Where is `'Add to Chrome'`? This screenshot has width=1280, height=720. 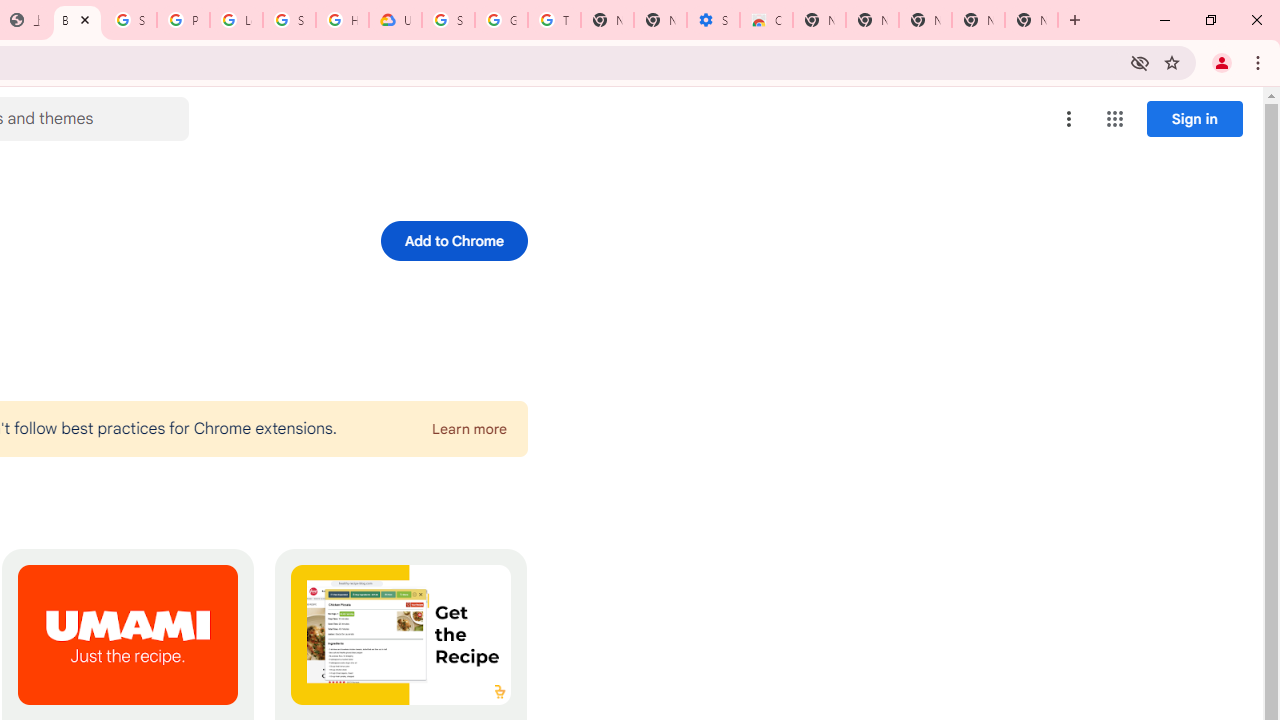
'Add to Chrome' is located at coordinates (452, 239).